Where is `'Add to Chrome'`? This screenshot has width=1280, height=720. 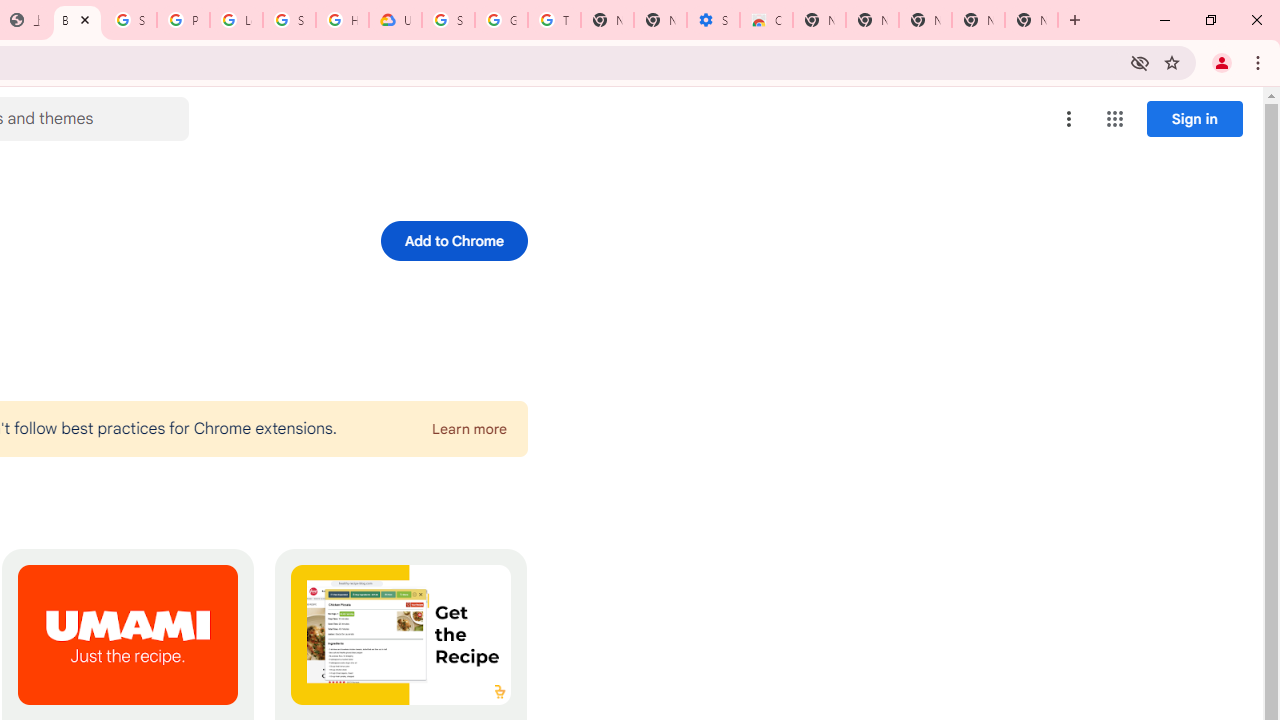
'Add to Chrome' is located at coordinates (452, 239).